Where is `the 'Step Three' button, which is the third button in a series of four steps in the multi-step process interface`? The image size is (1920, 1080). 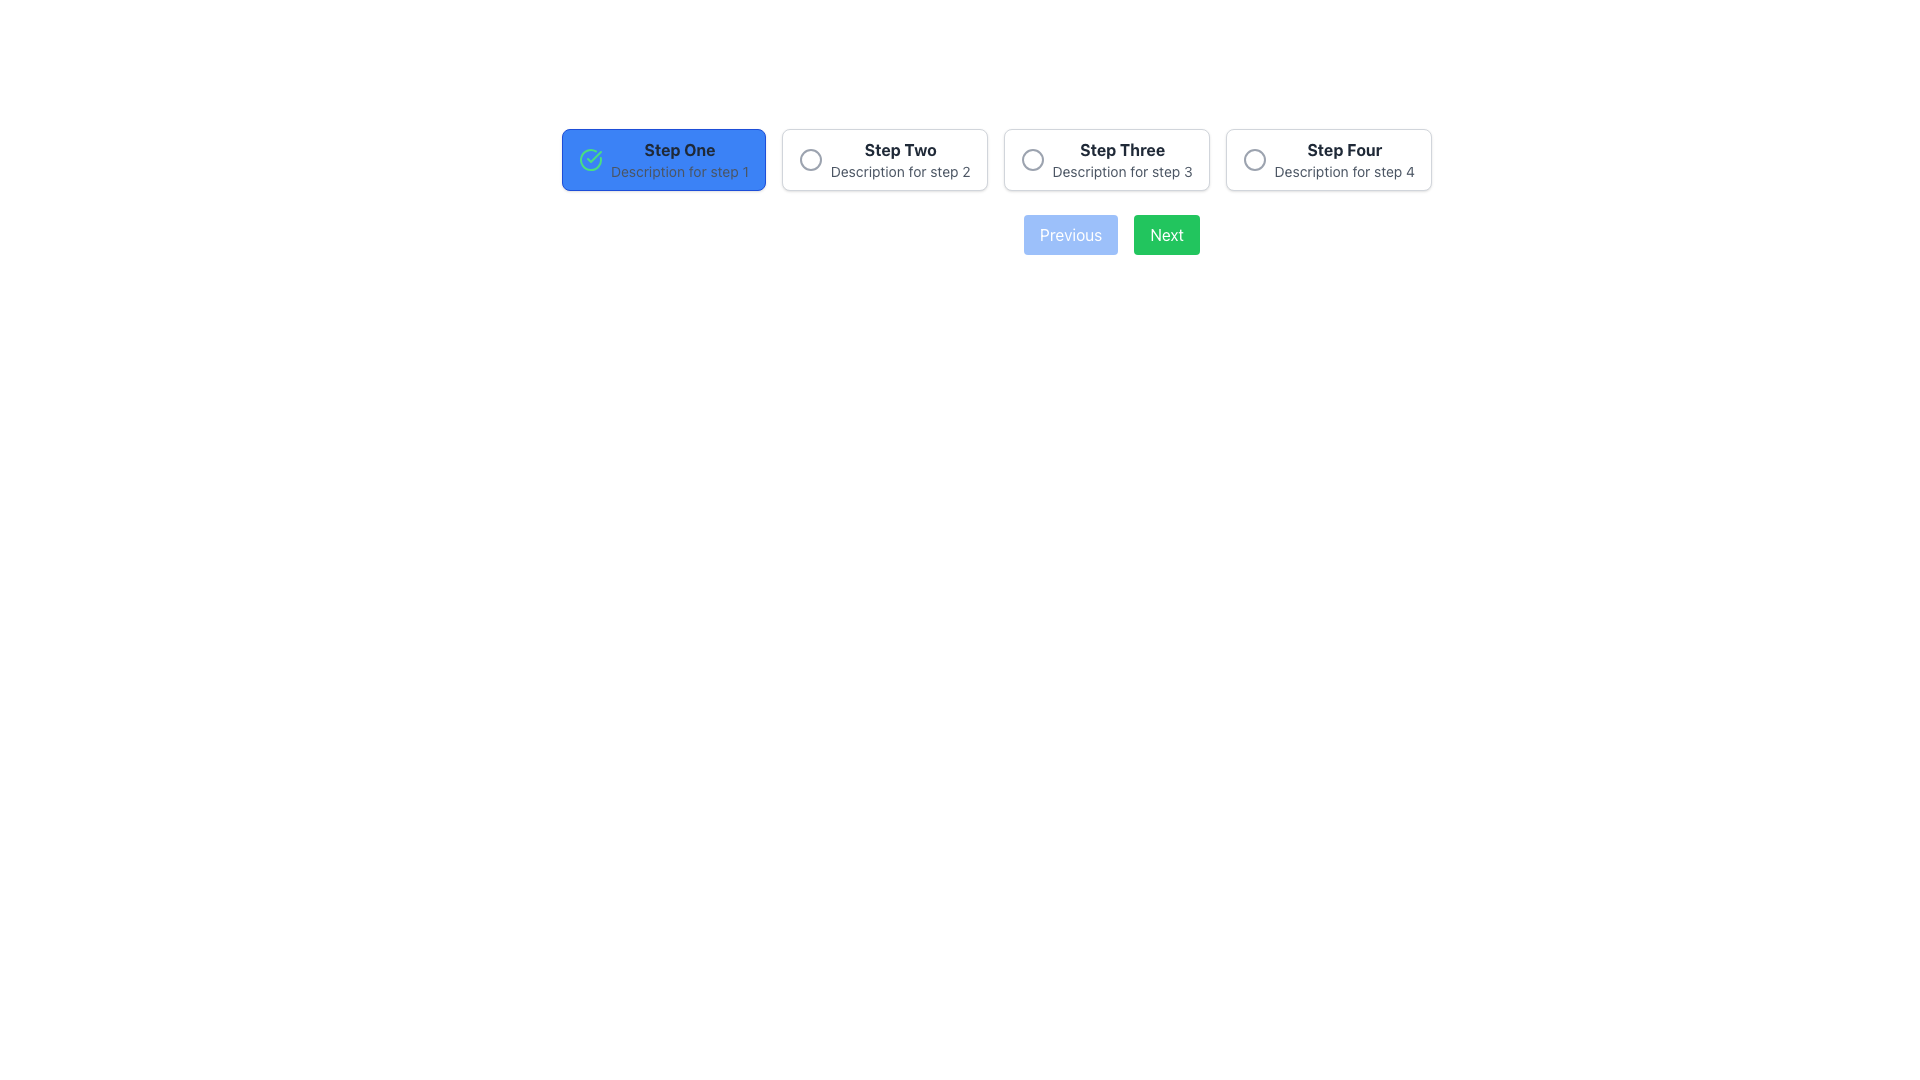
the 'Step Three' button, which is the third button in a series of four steps in the multi-step process interface is located at coordinates (1105, 158).